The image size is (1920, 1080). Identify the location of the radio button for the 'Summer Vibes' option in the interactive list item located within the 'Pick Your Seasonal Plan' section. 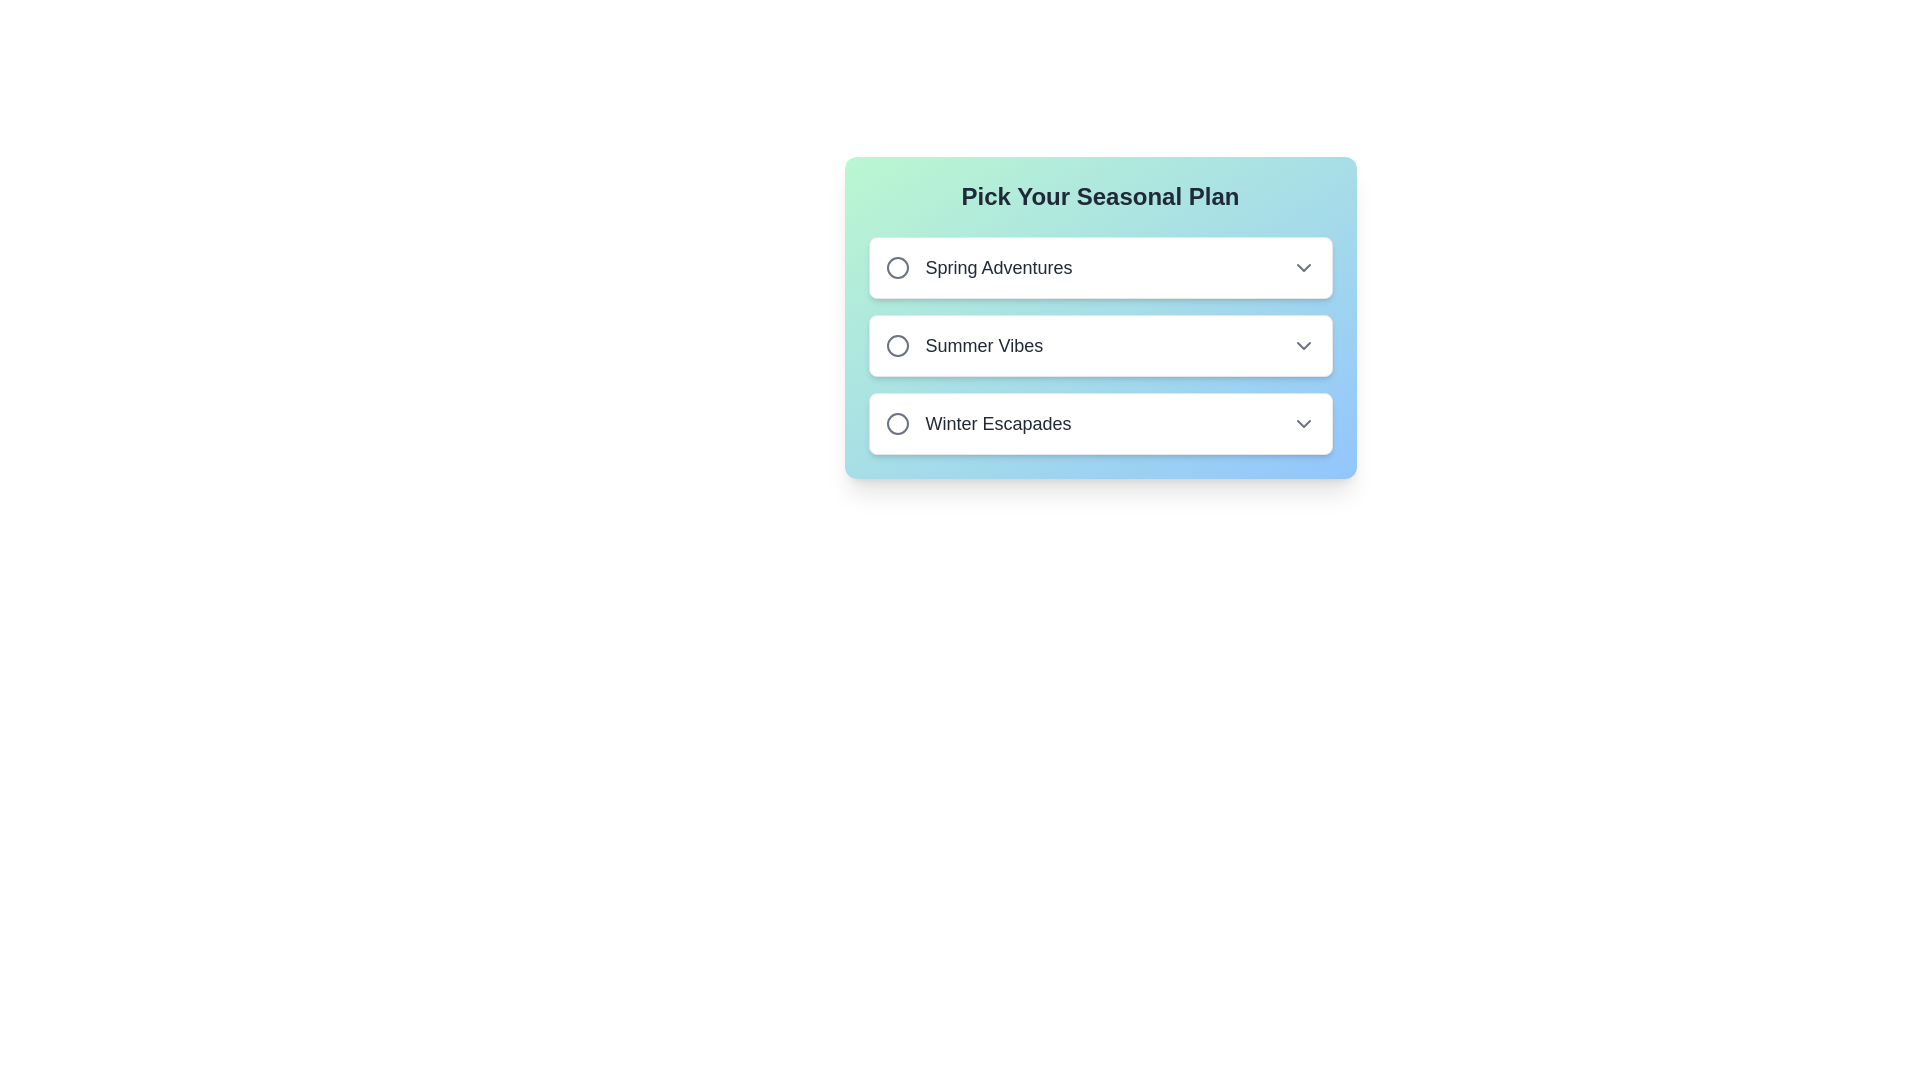
(1099, 345).